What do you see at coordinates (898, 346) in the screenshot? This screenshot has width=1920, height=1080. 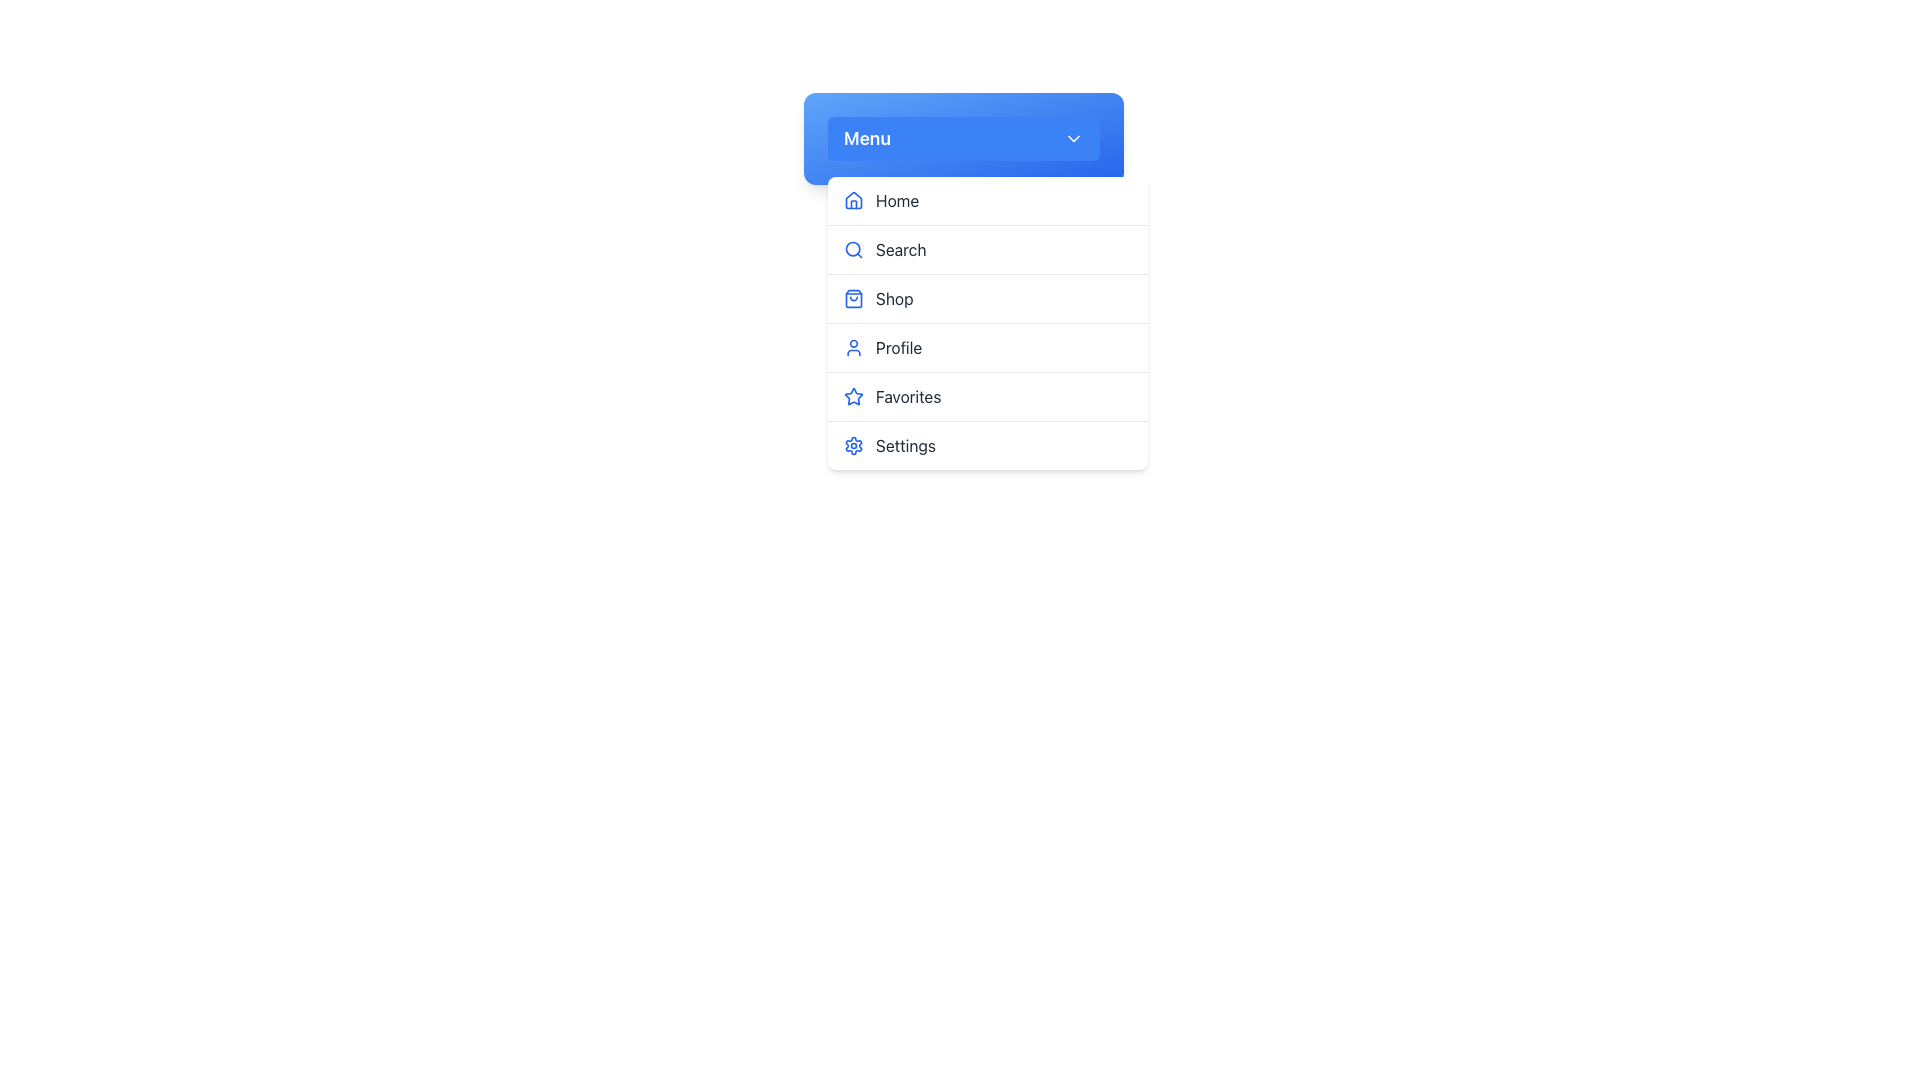 I see `the 'Profile' text label in the vertical list menu` at bounding box center [898, 346].